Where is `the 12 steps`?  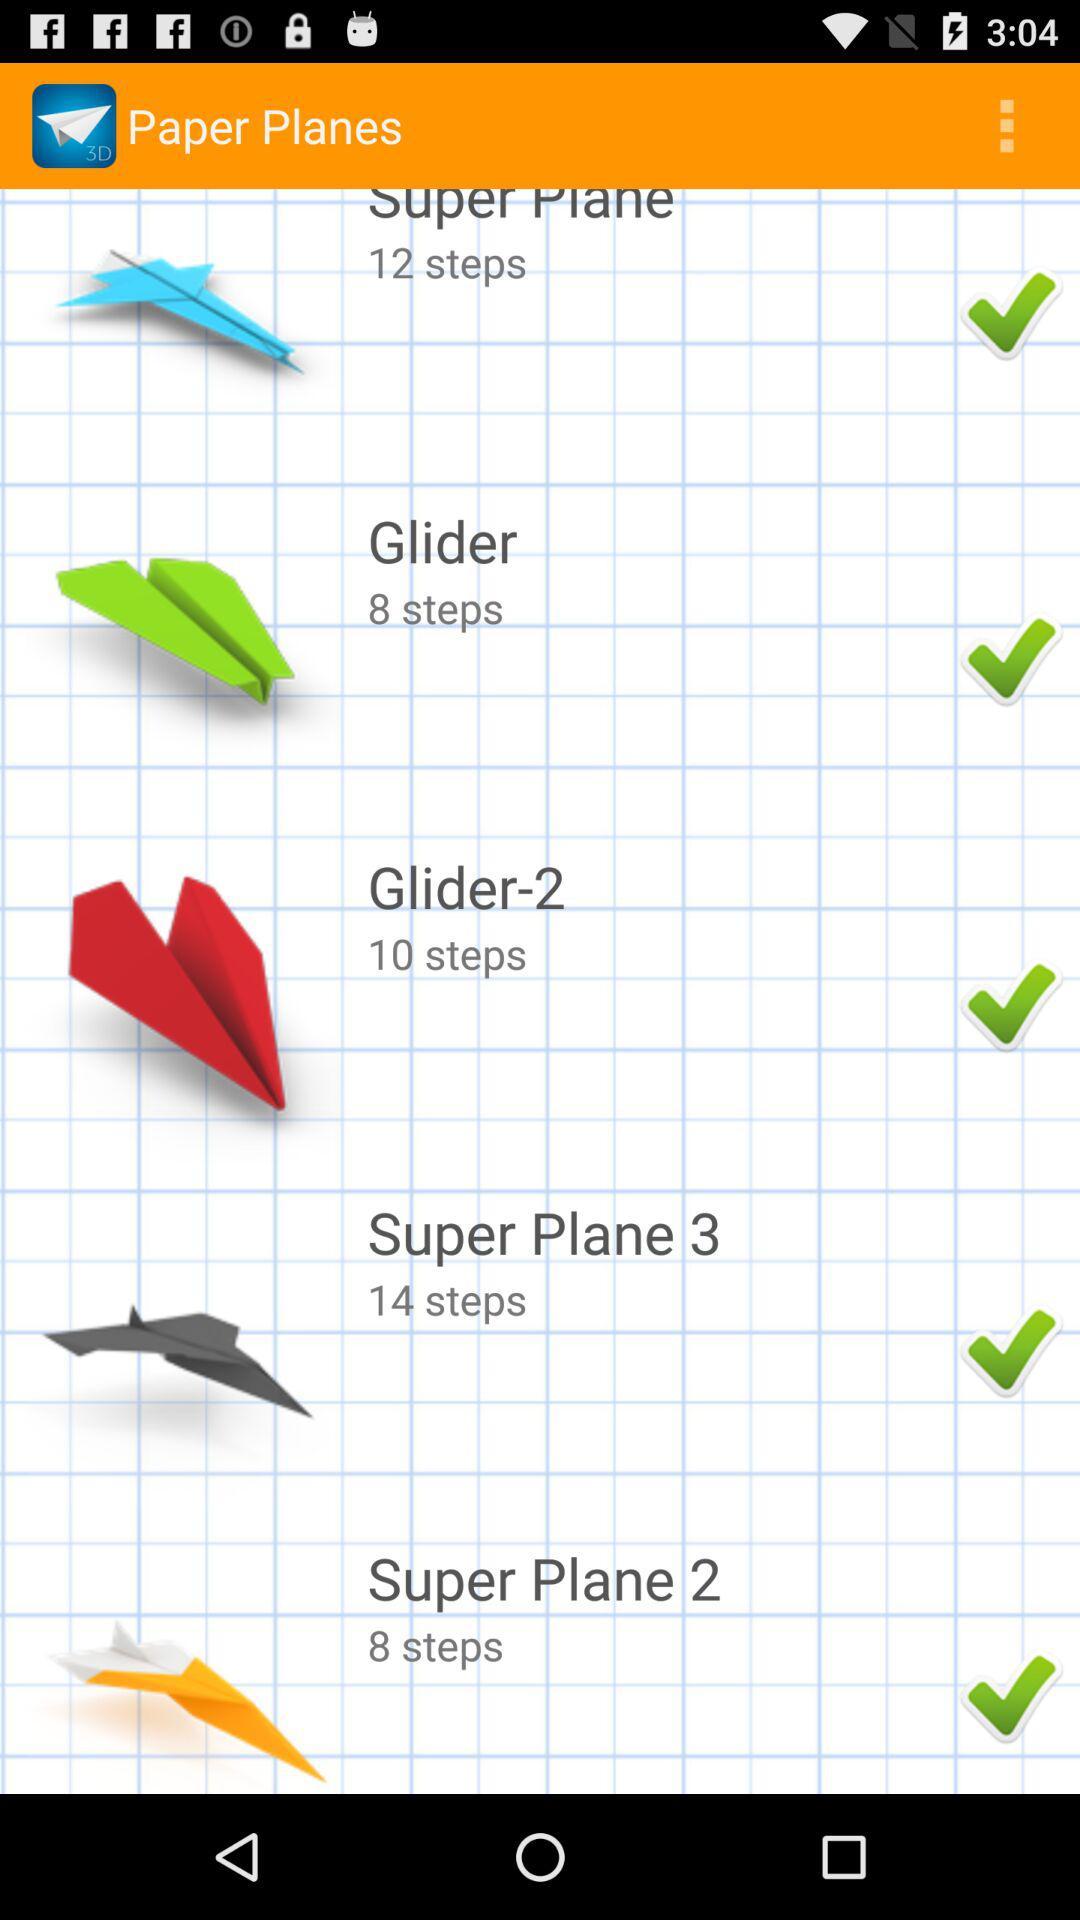
the 12 steps is located at coordinates (658, 260).